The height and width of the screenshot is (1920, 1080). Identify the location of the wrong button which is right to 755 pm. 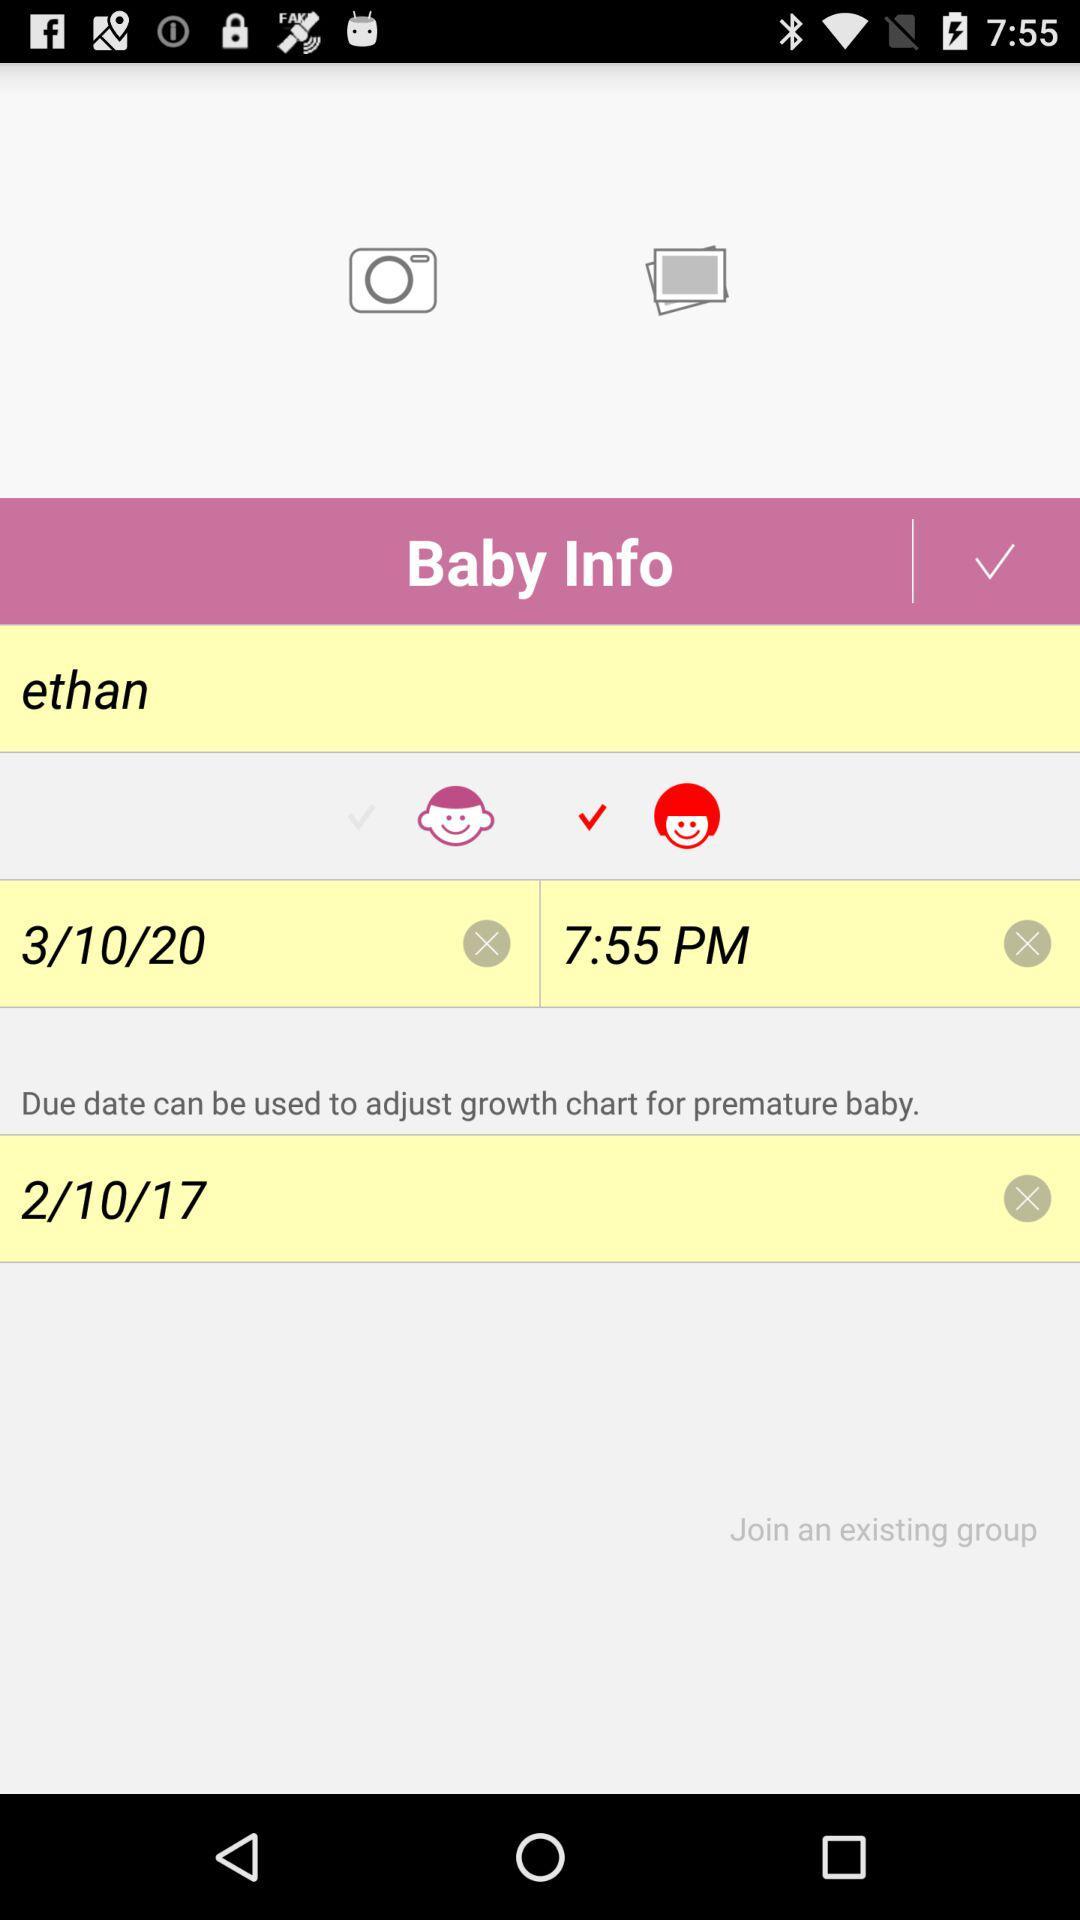
(1027, 943).